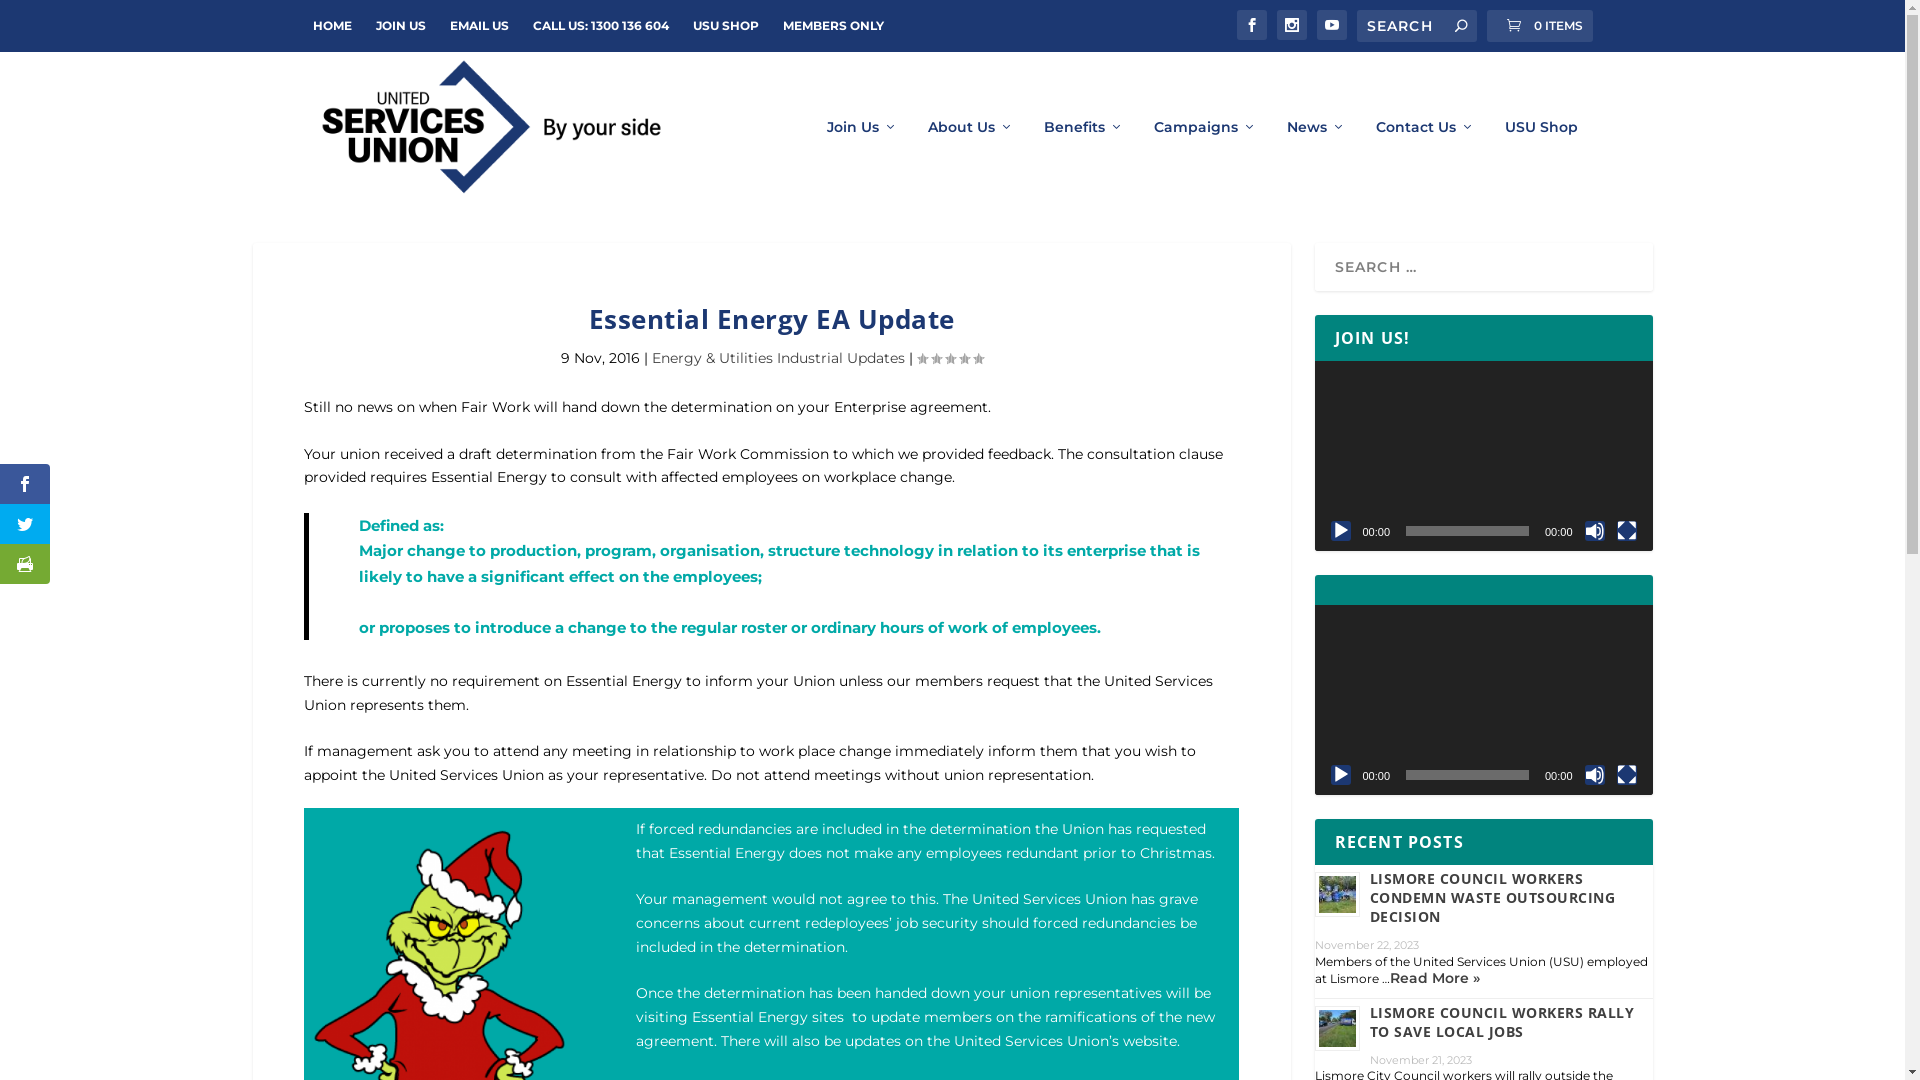  What do you see at coordinates (1626, 774) in the screenshot?
I see `'Fullscreen'` at bounding box center [1626, 774].